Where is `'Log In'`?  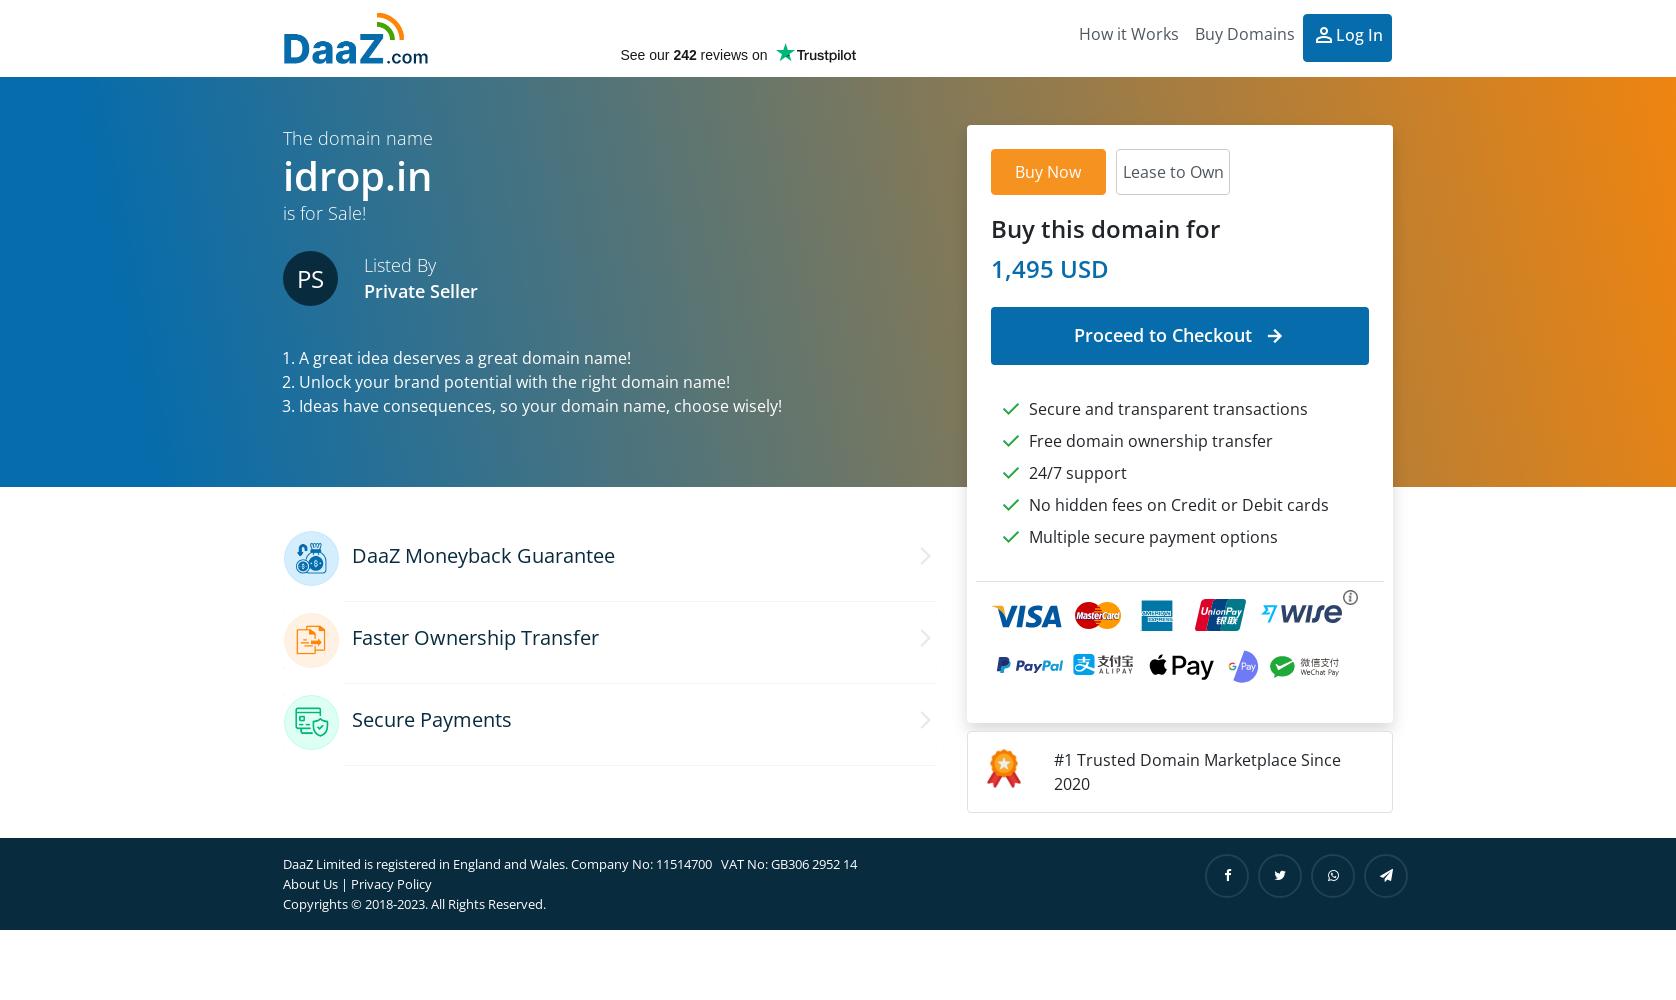
'Log In' is located at coordinates (1359, 35).